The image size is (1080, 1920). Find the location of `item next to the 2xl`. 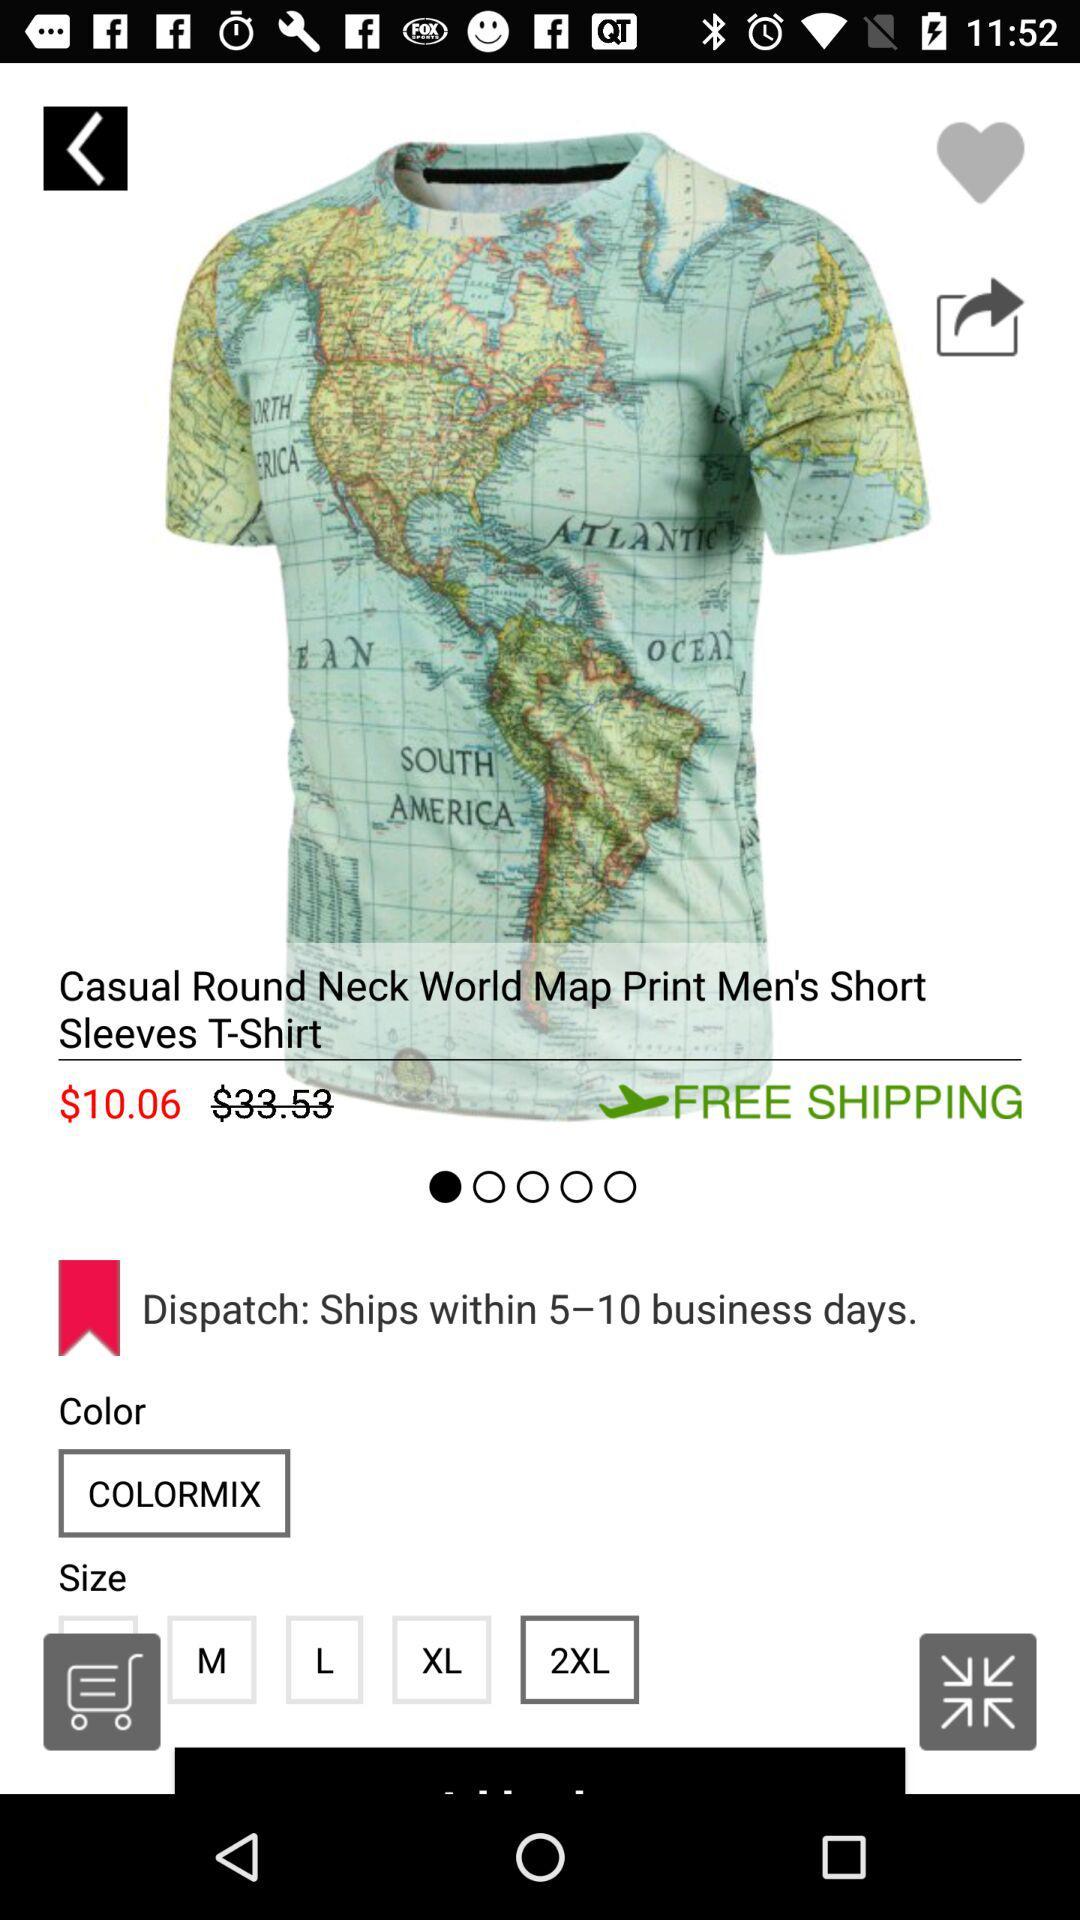

item next to the 2xl is located at coordinates (440, 1659).